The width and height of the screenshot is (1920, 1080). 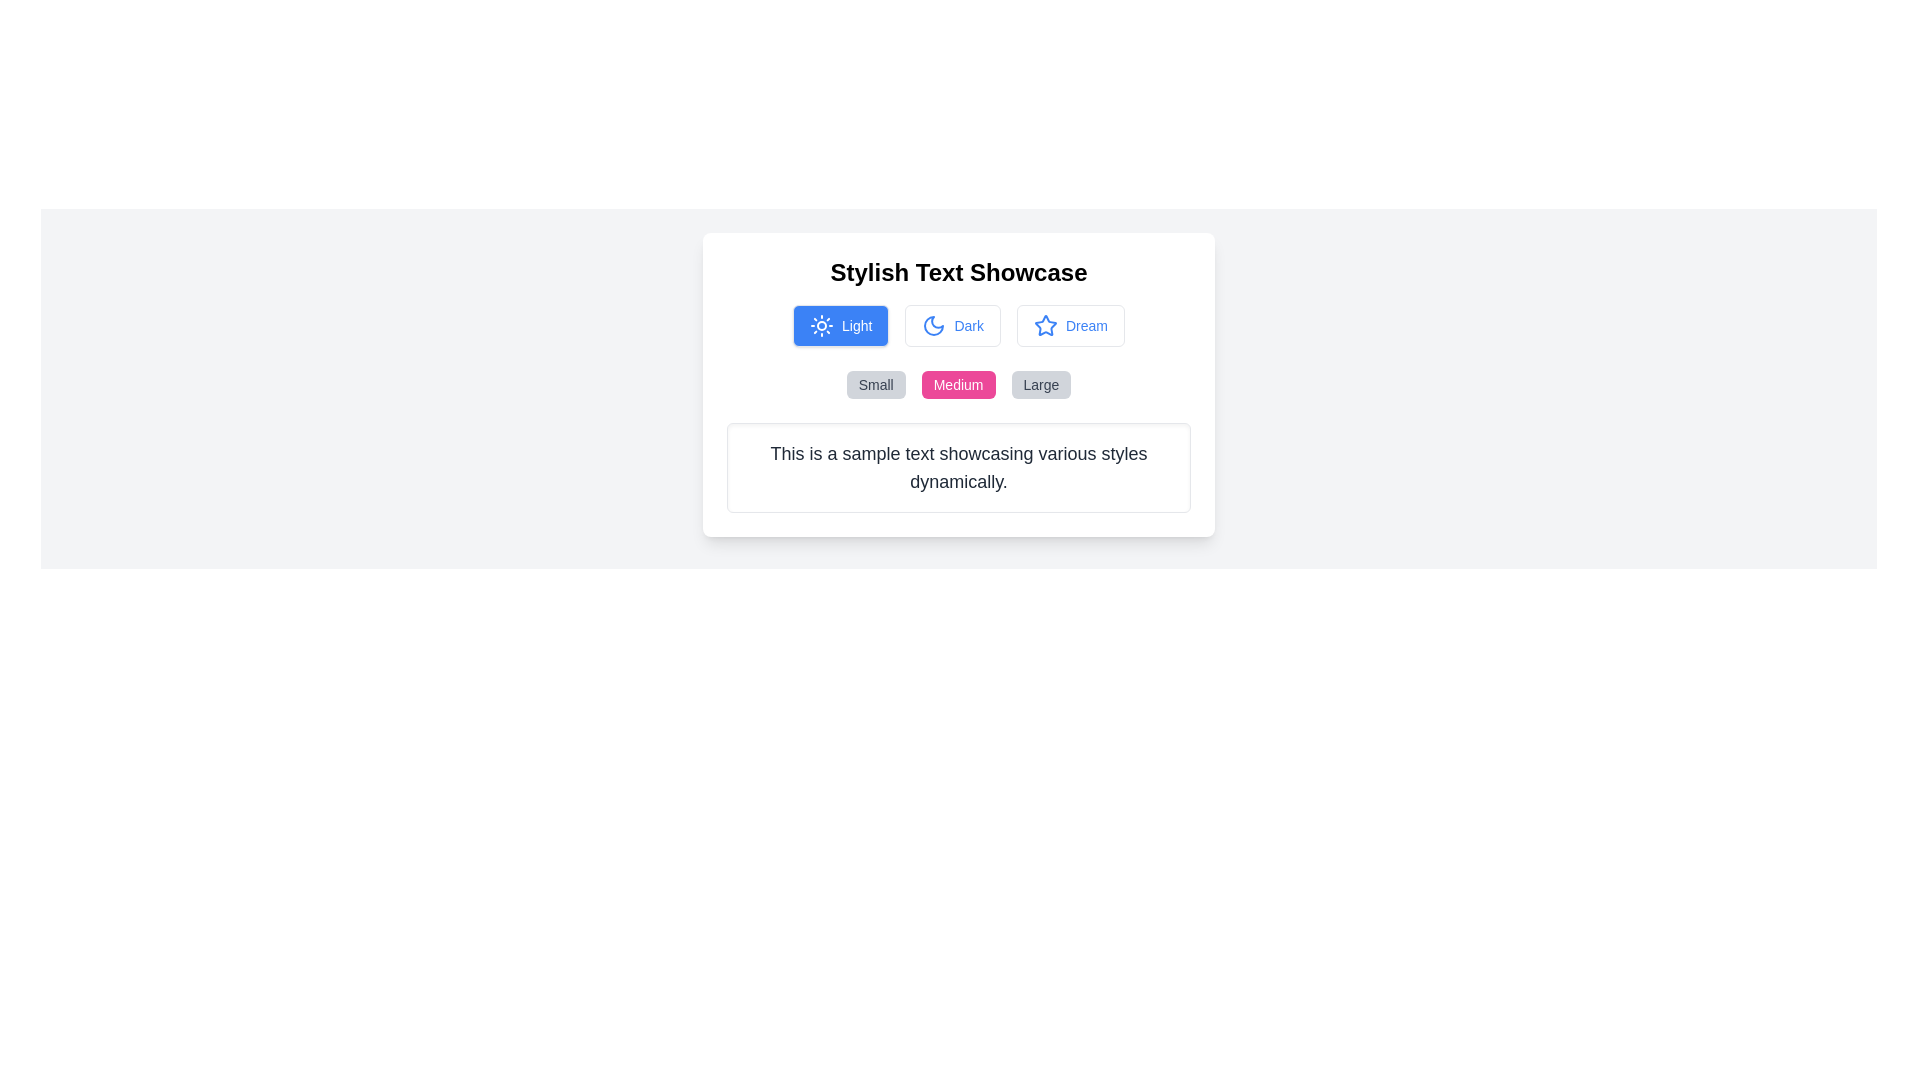 What do you see at coordinates (957, 385) in the screenshot?
I see `the 'Medium' button, which is the middle button in a row of three size options labeled 'Small', 'Medium', and 'Large'` at bounding box center [957, 385].